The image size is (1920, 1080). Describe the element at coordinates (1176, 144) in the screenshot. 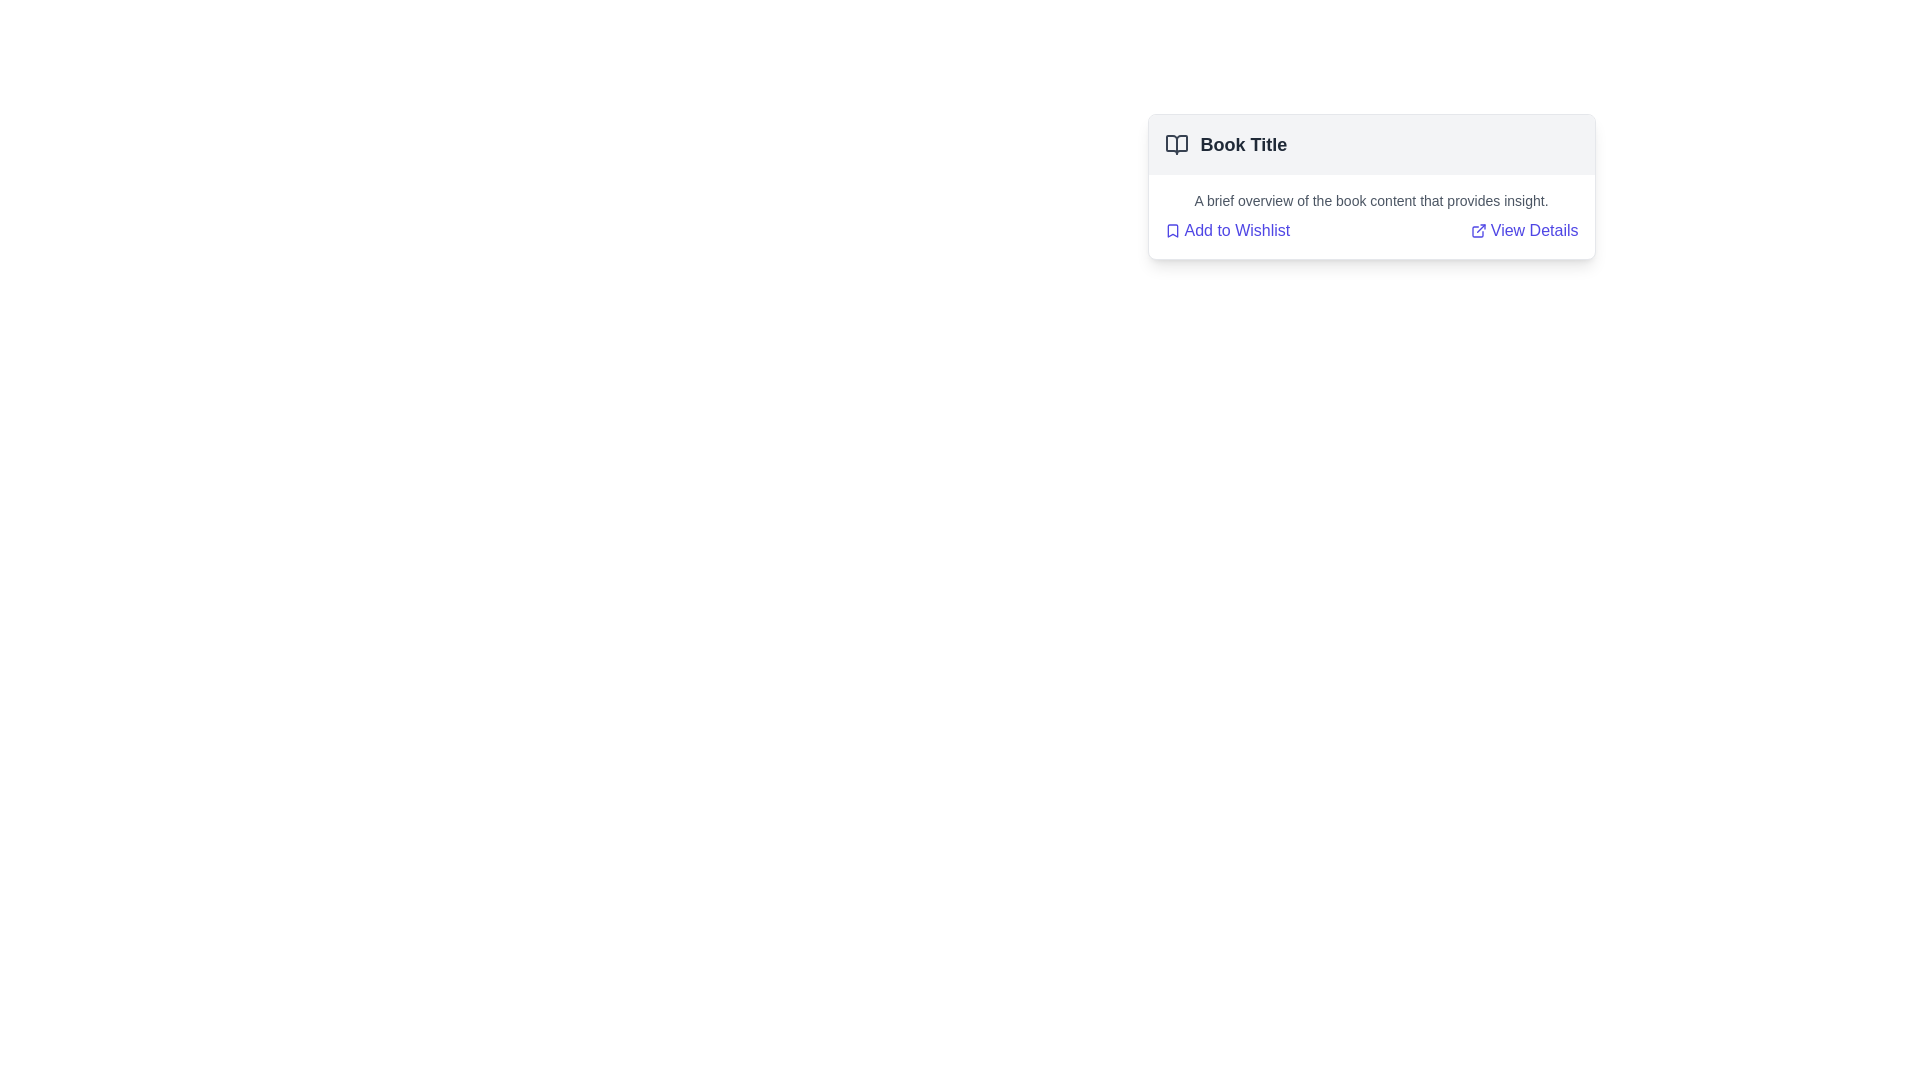

I see `the open book icon element, which is styled with a dark outline and is located to the left of the text 'Book Title'` at that location.